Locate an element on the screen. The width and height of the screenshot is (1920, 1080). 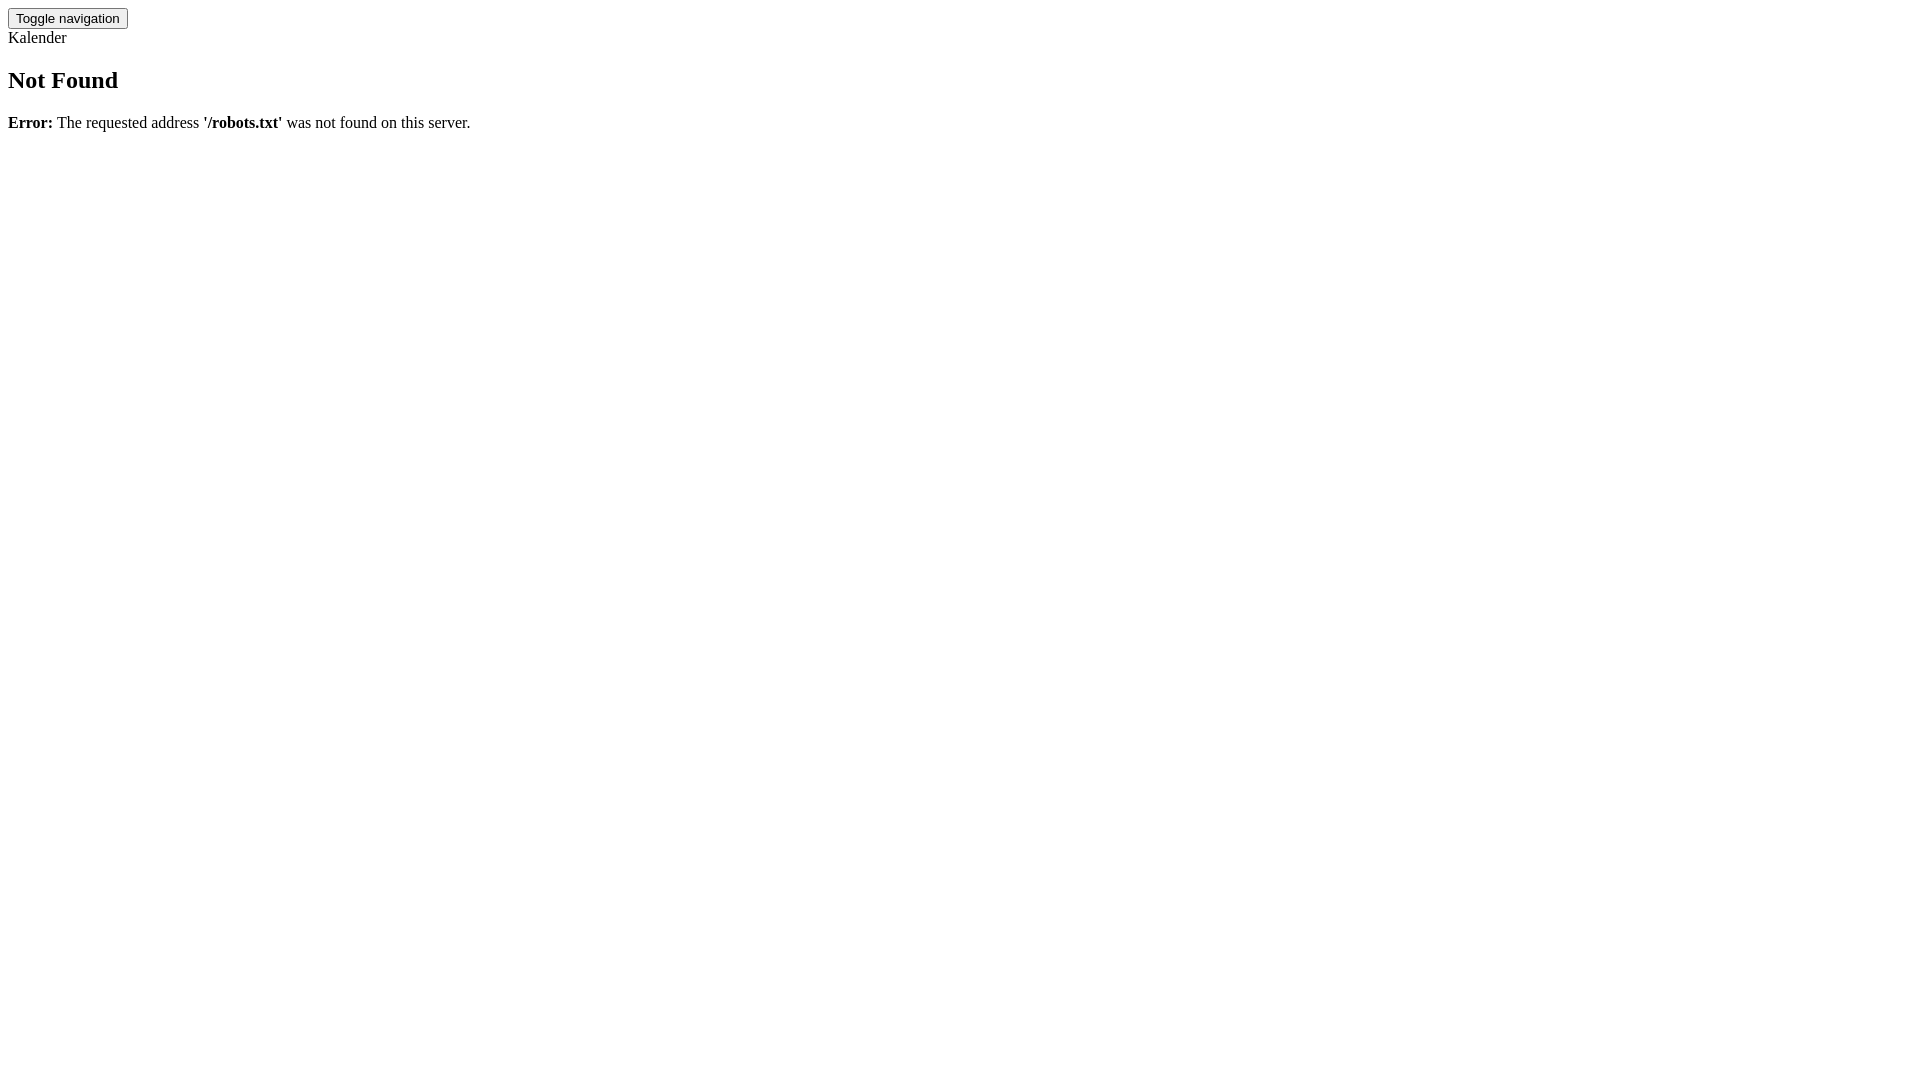
'Toggle navigation' is located at coordinates (67, 18).